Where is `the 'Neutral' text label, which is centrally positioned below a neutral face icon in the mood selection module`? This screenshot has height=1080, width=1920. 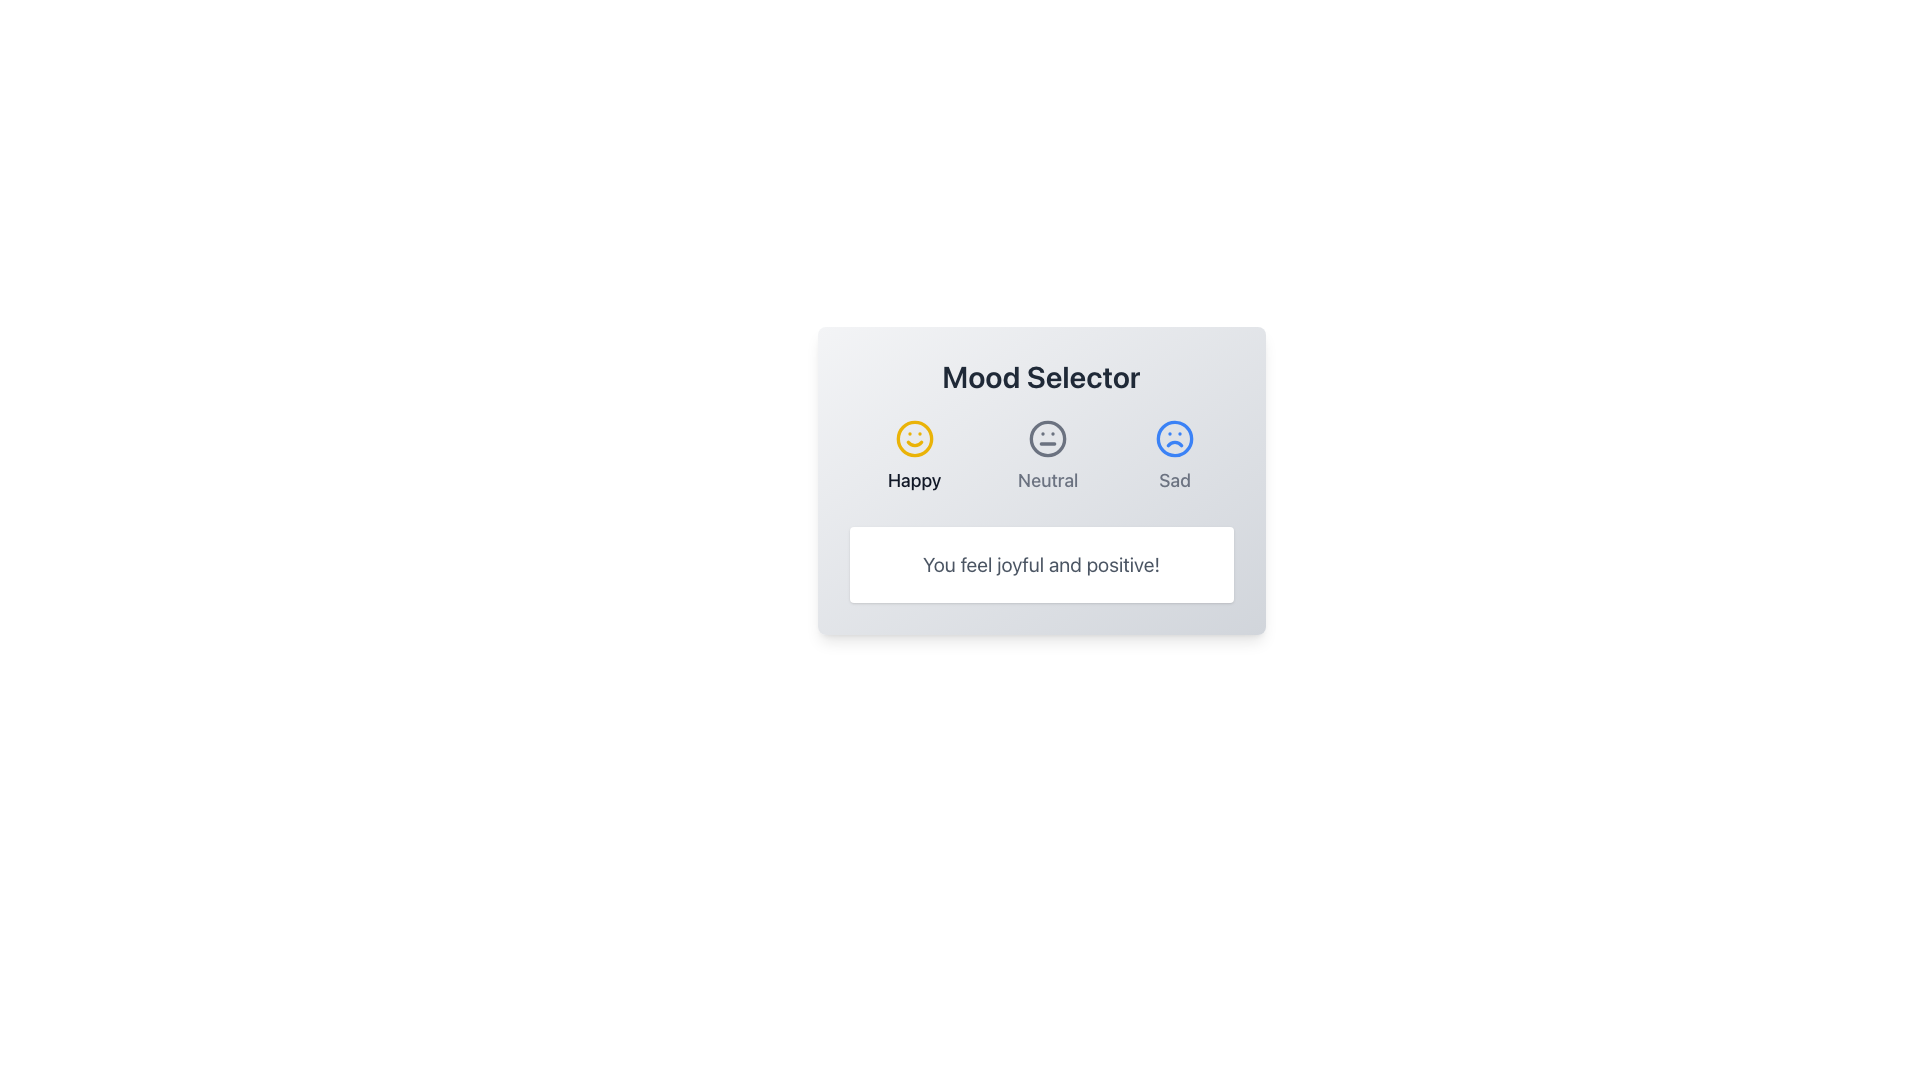
the 'Neutral' text label, which is centrally positioned below a neutral face icon in the mood selection module is located at coordinates (1047, 481).